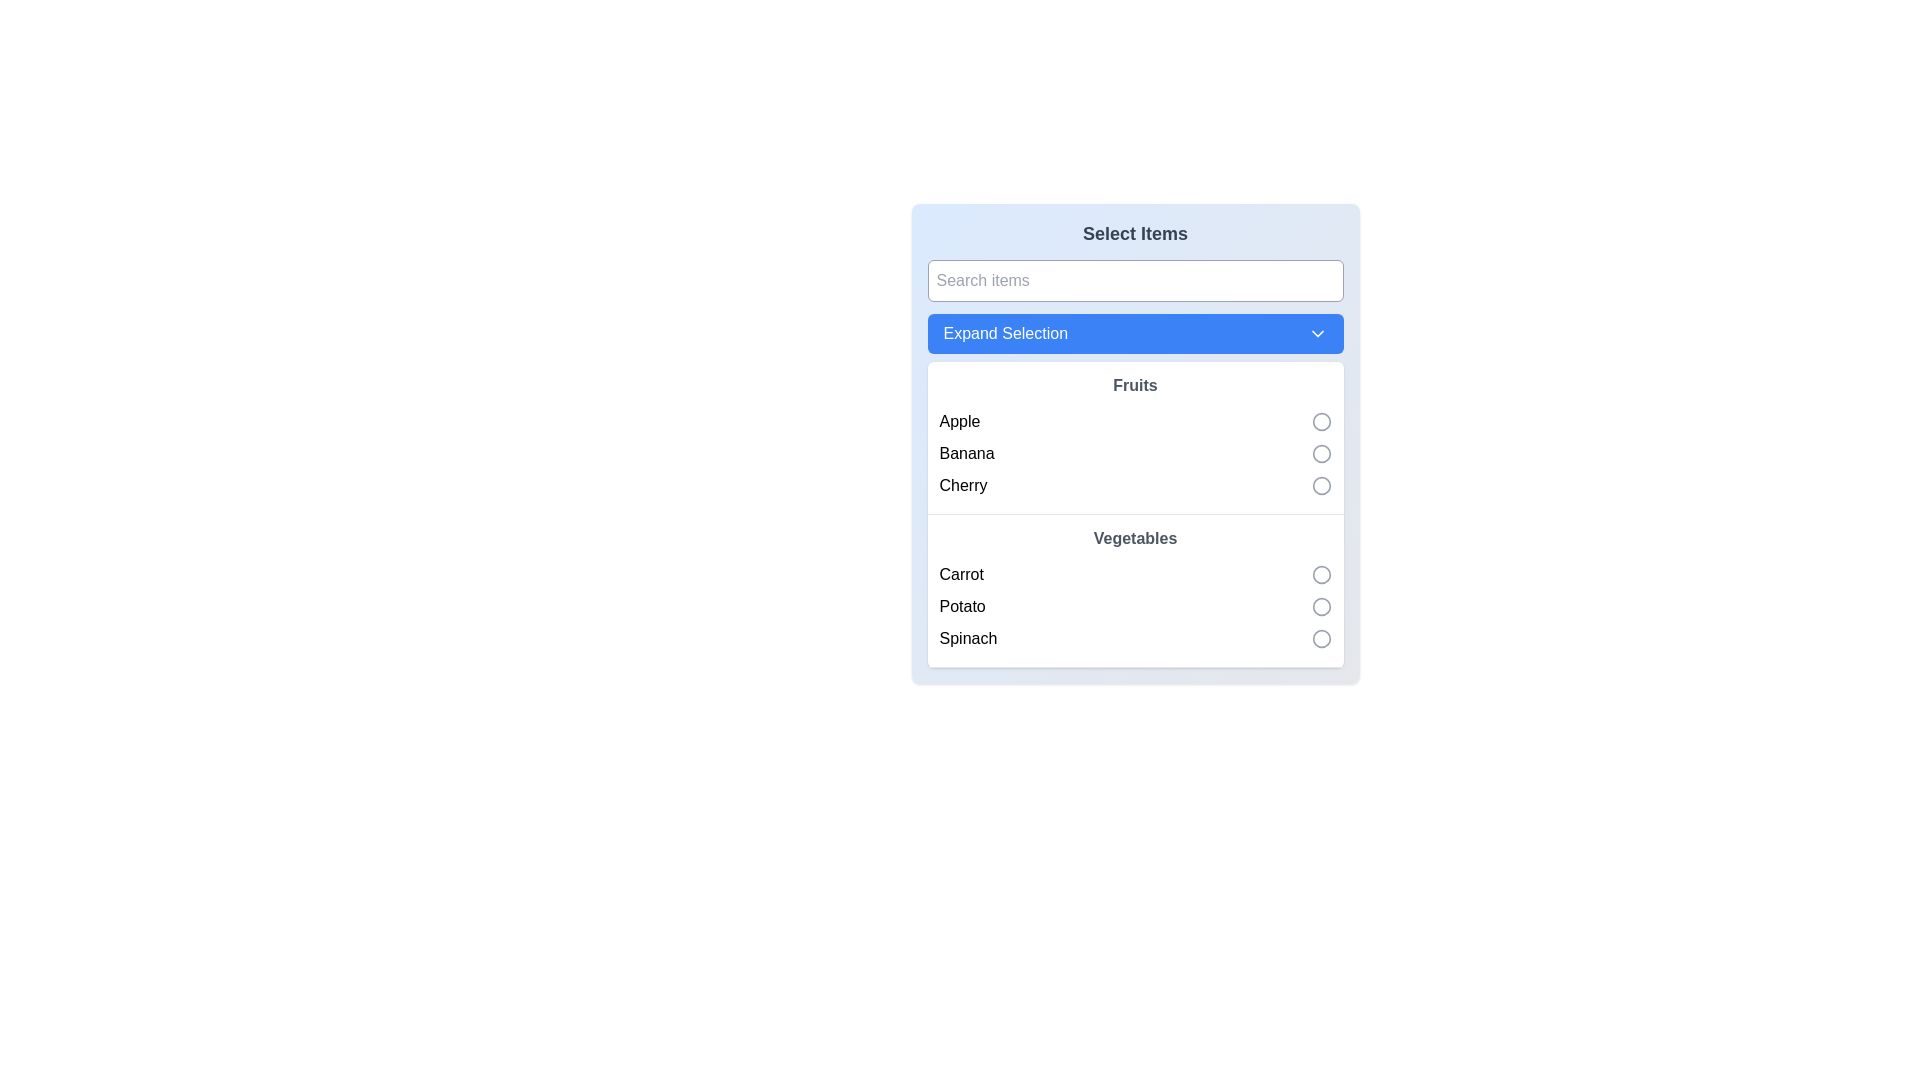 This screenshot has width=1920, height=1080. I want to click on the radio button for selecting the 'Banana' option in the 'Fruits' section to choose this option, so click(1321, 454).